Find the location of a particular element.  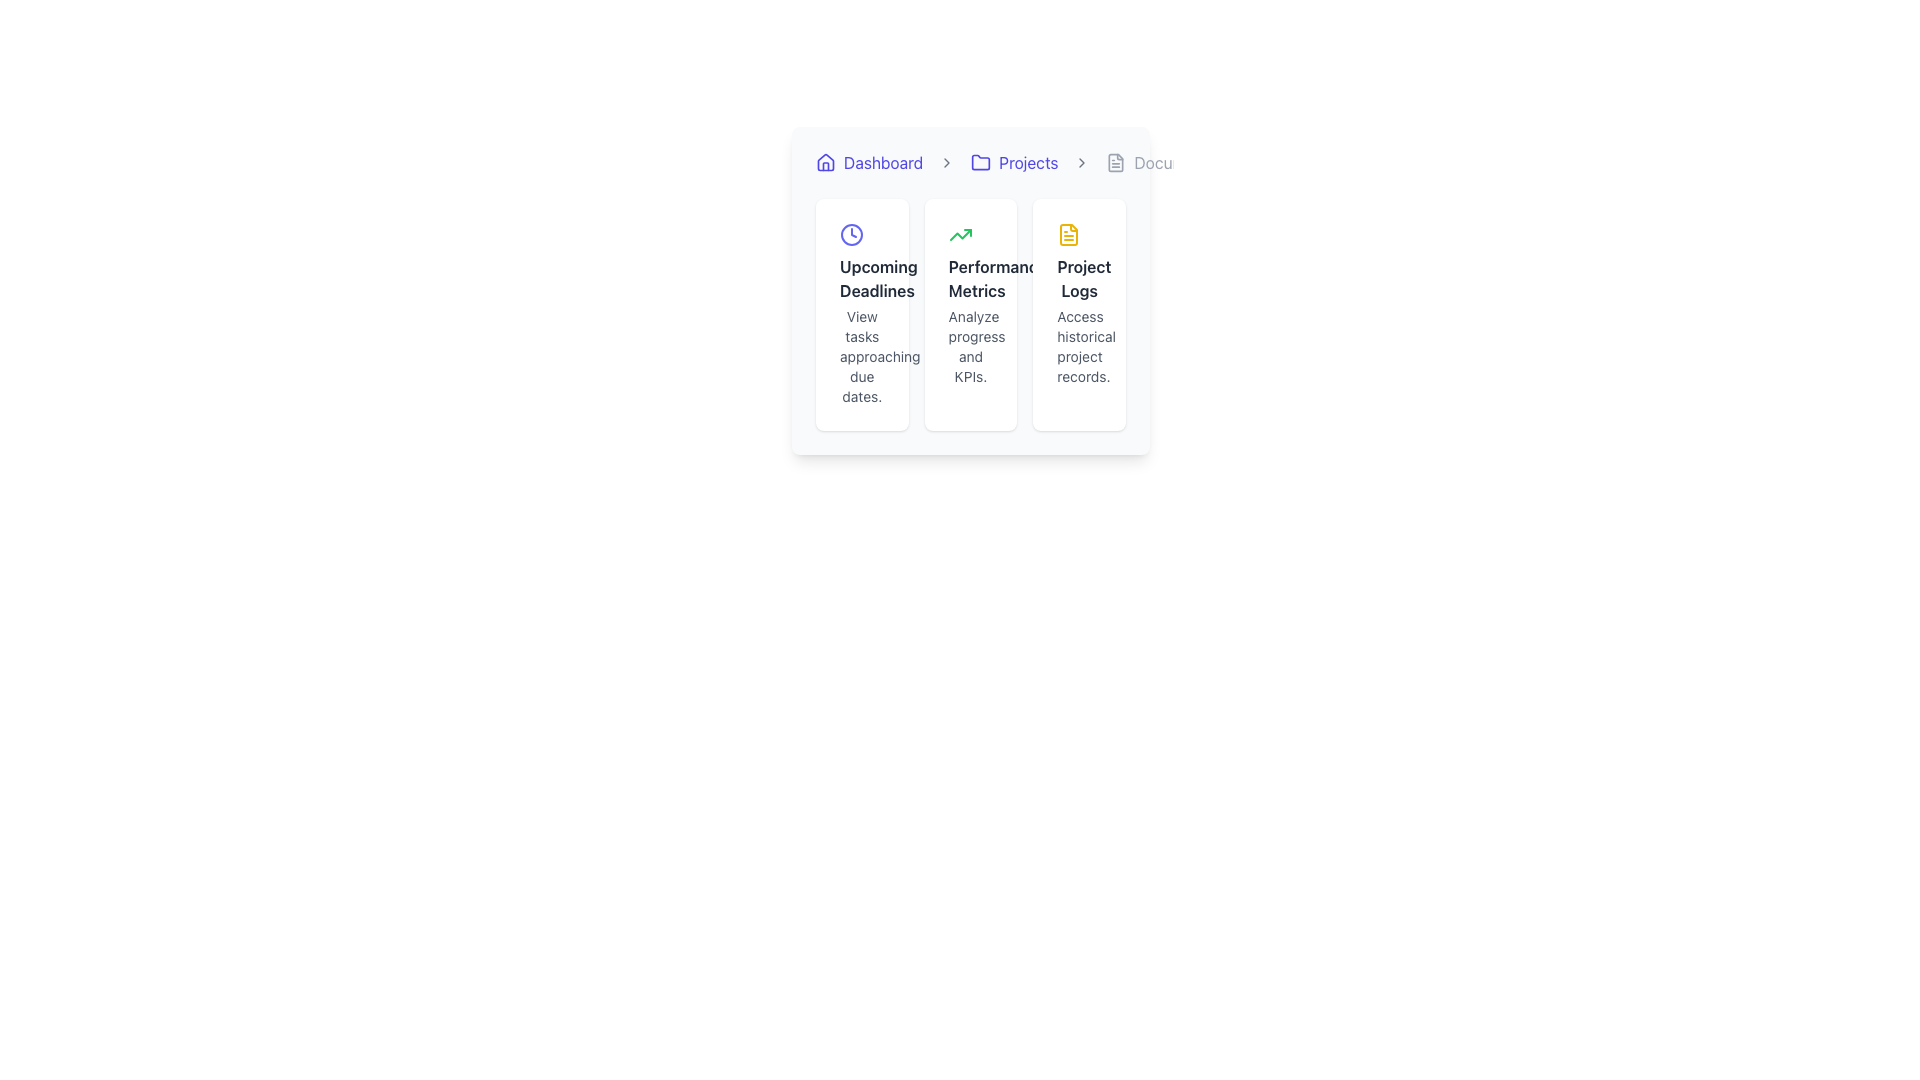

the separator icon located between the 'Projects' and 'Documentation' text in the breadcrumb navigation bar is located at coordinates (1081, 161).